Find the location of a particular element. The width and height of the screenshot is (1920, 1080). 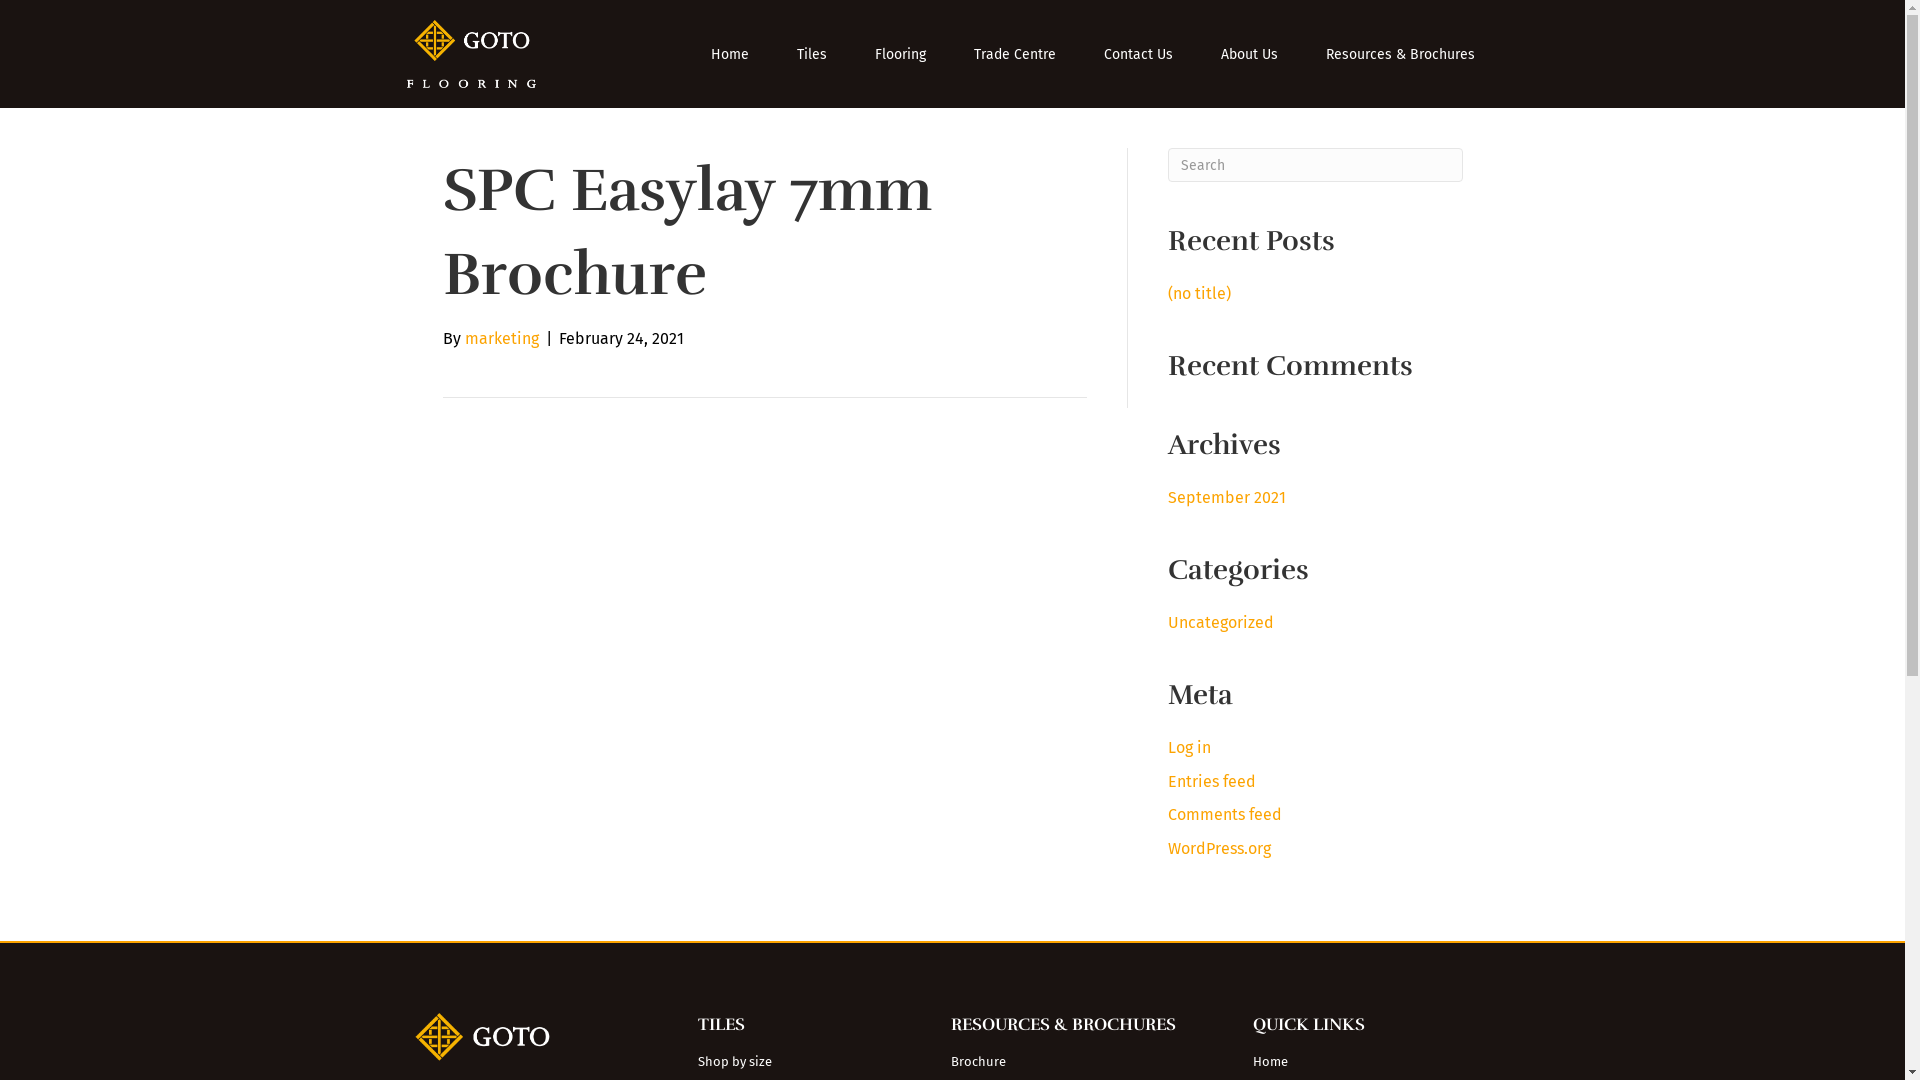

'Home' is located at coordinates (728, 53).